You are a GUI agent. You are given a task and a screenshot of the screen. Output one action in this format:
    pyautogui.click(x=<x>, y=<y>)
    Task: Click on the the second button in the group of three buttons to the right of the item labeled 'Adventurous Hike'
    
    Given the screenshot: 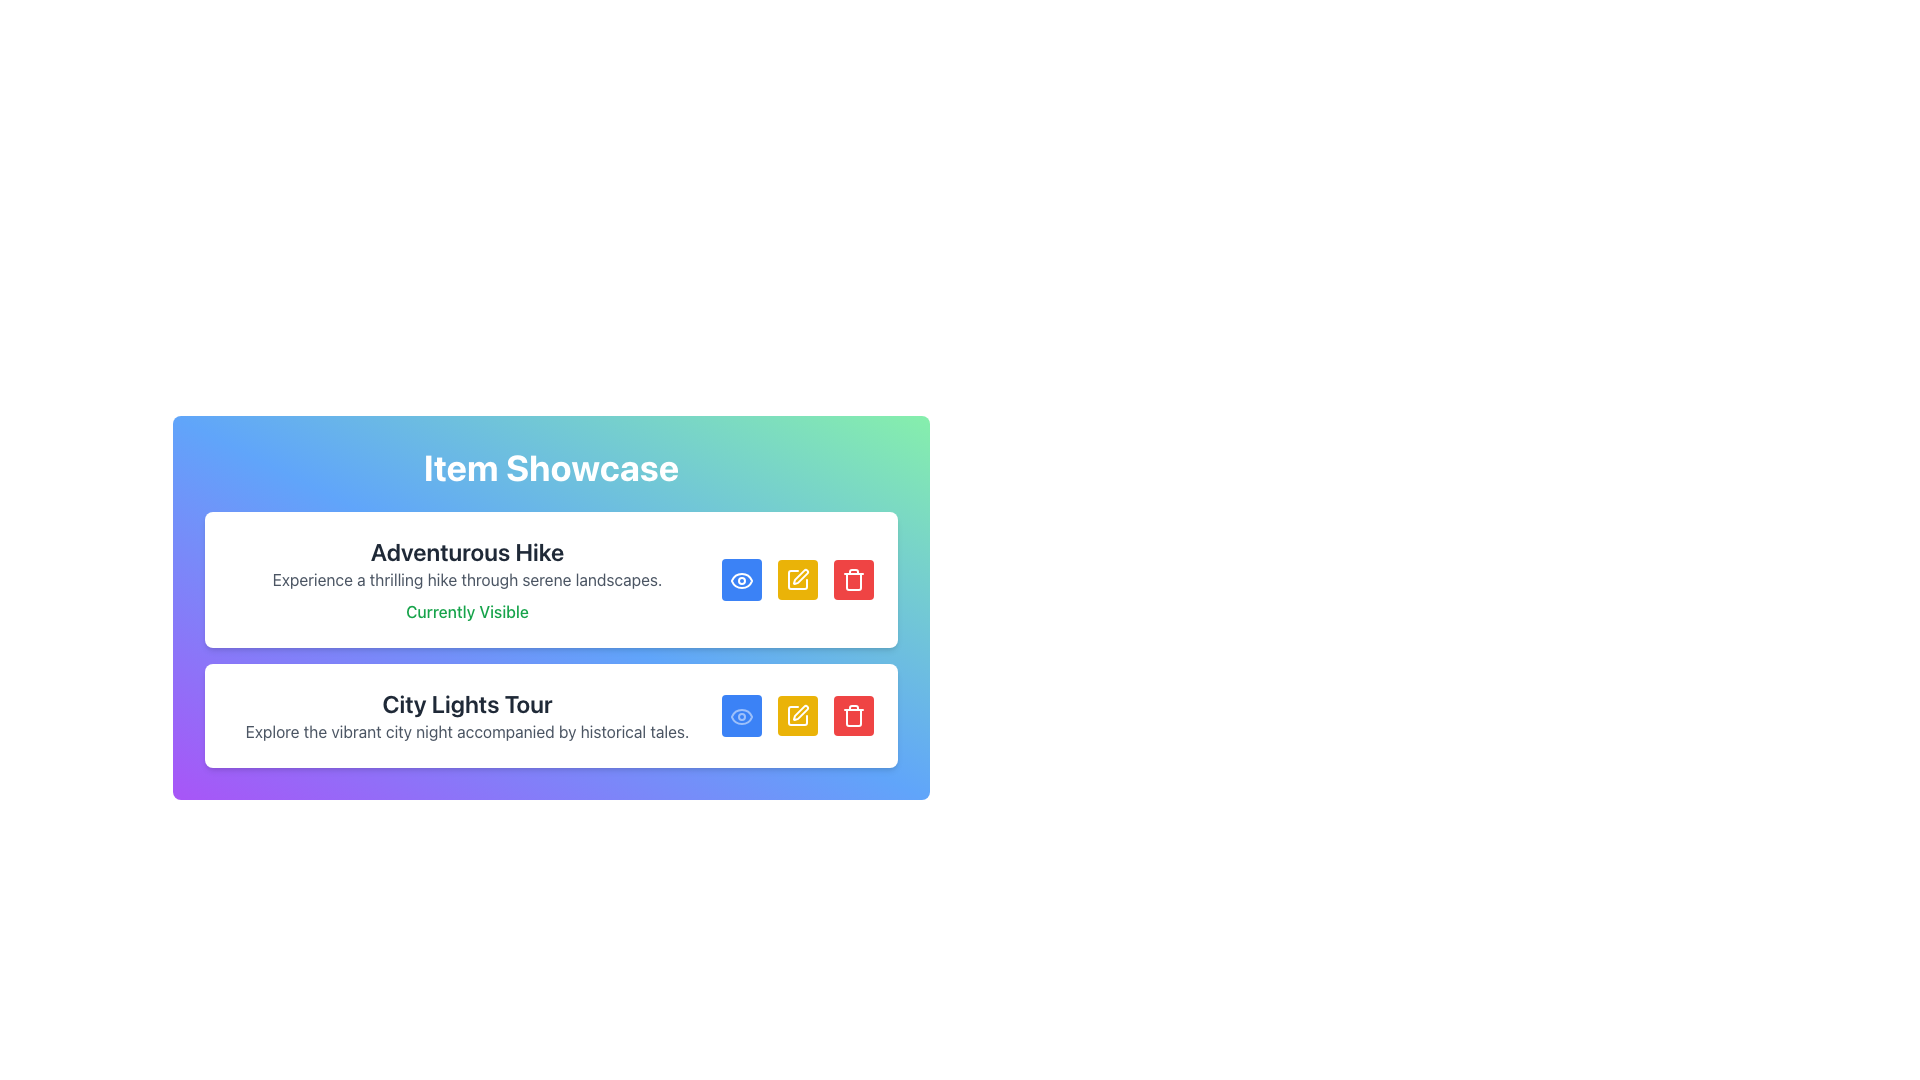 What is the action you would take?
    pyautogui.click(x=796, y=579)
    